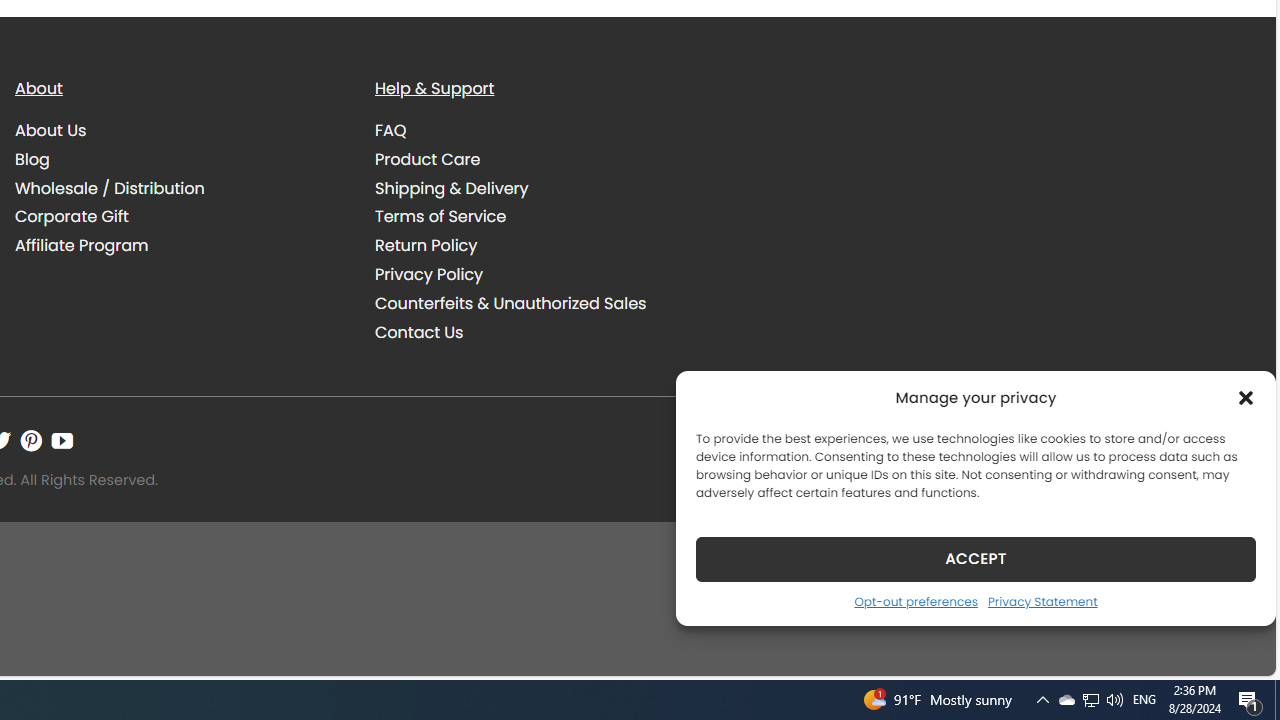  I want to click on 'Blog', so click(32, 158).